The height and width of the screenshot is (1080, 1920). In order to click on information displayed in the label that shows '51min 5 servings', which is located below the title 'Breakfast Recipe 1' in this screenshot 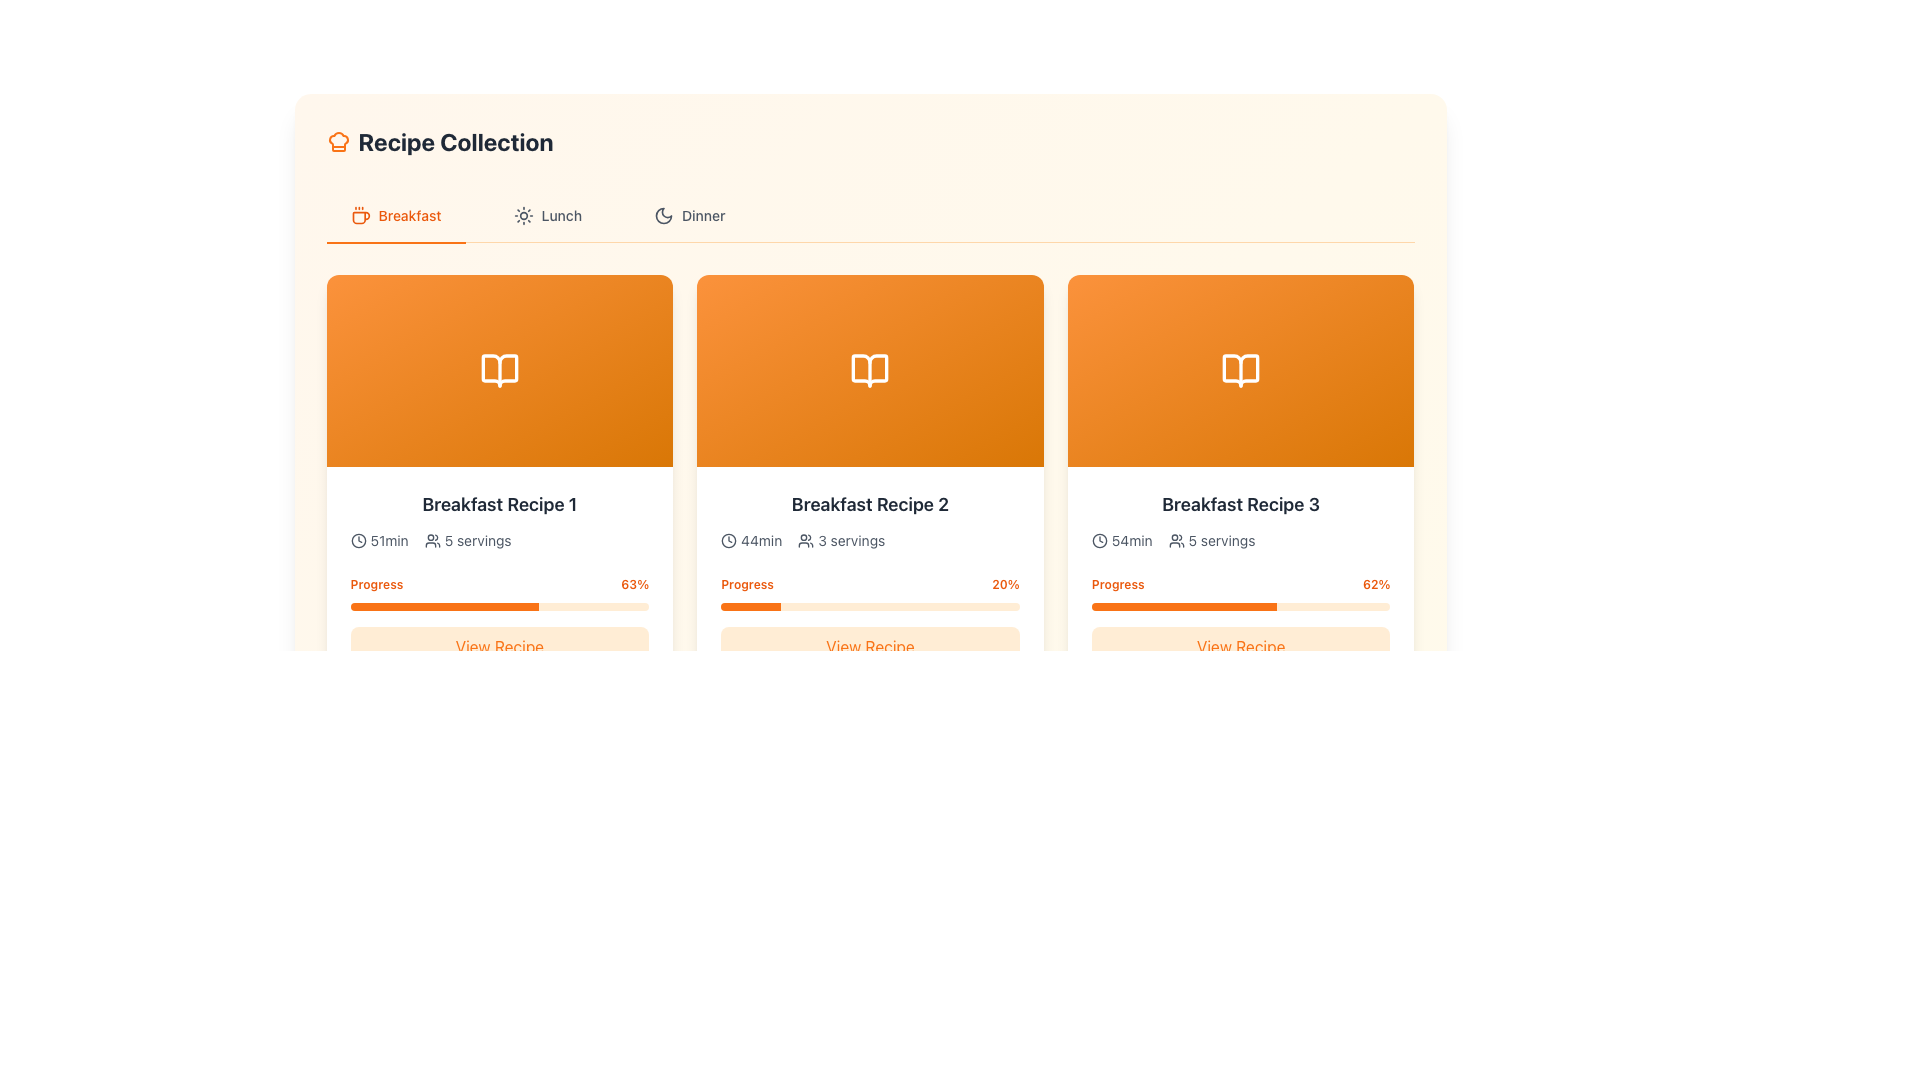, I will do `click(499, 540)`.